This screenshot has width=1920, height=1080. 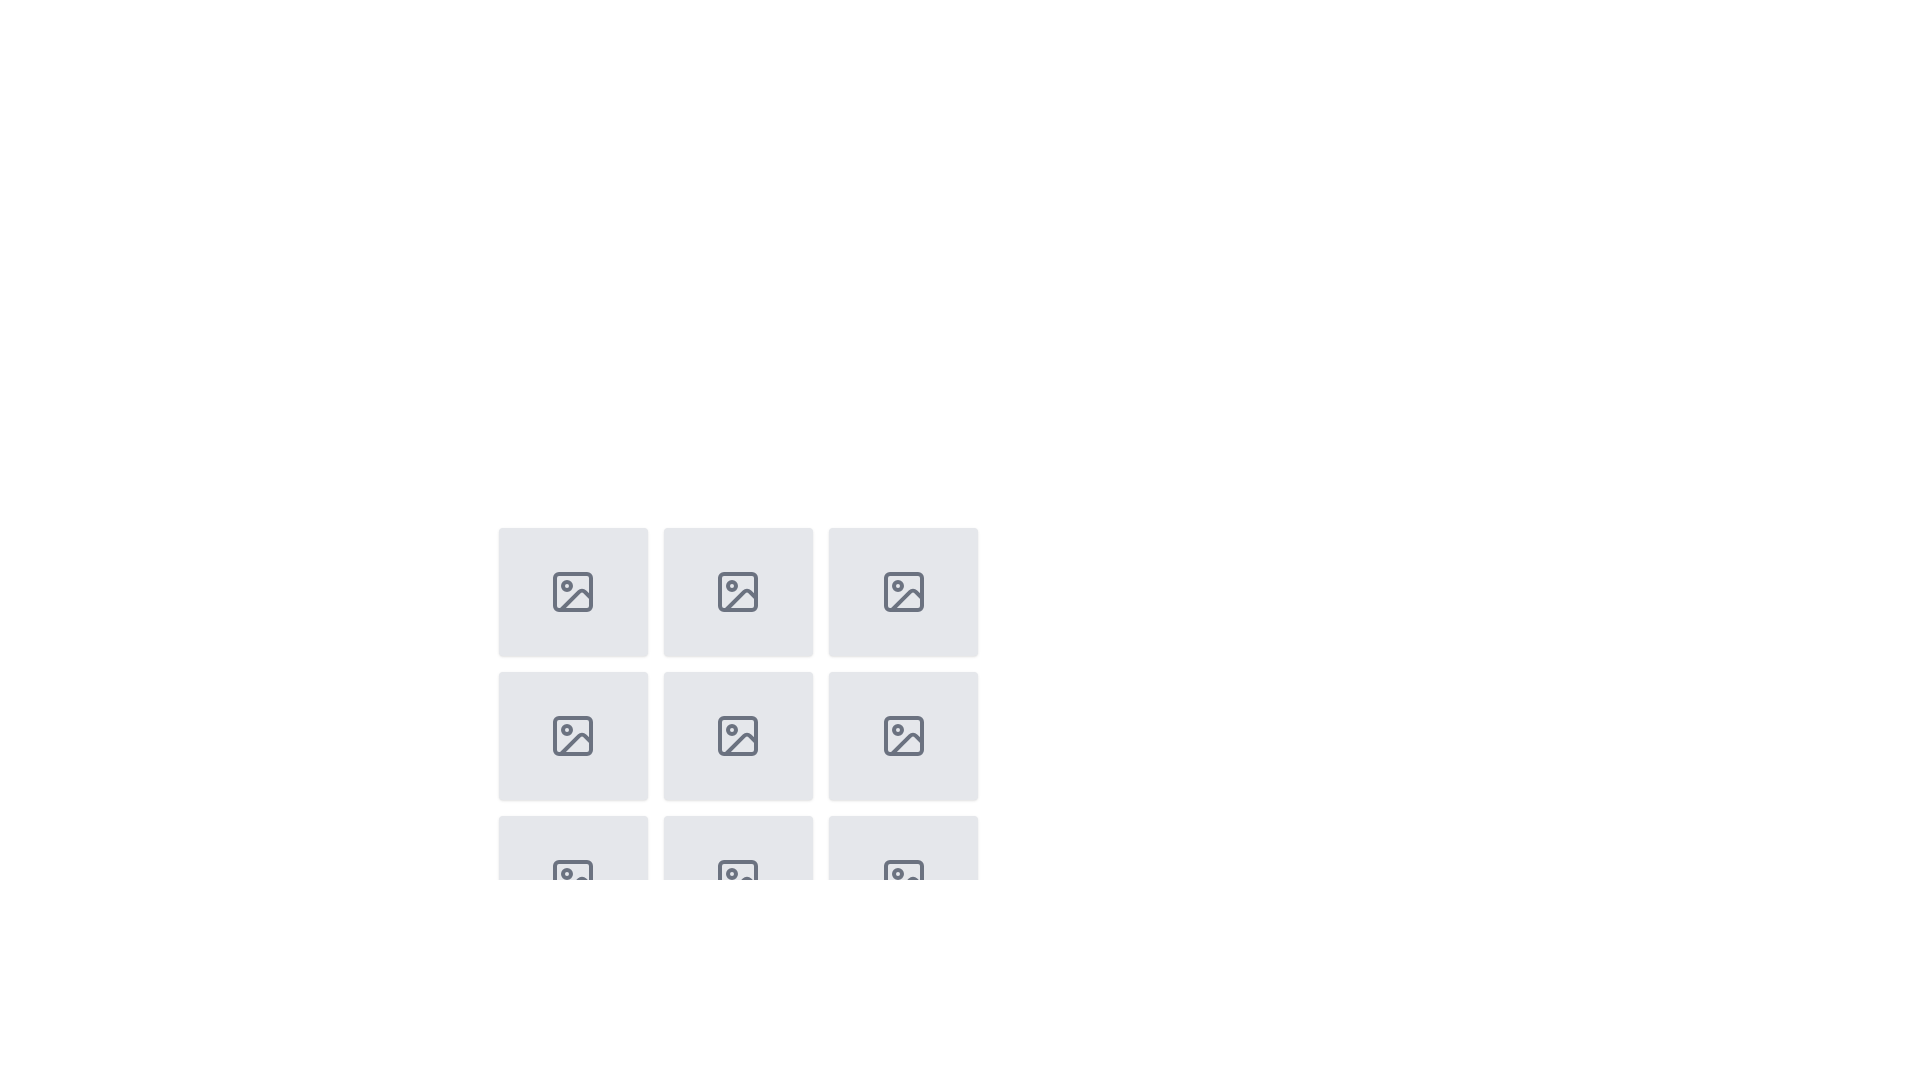 What do you see at coordinates (572, 590) in the screenshot?
I see `the graphical representation of a rectangle within the SVG icon, which is positioned in the top-left cell of a 3x3 grid layout` at bounding box center [572, 590].